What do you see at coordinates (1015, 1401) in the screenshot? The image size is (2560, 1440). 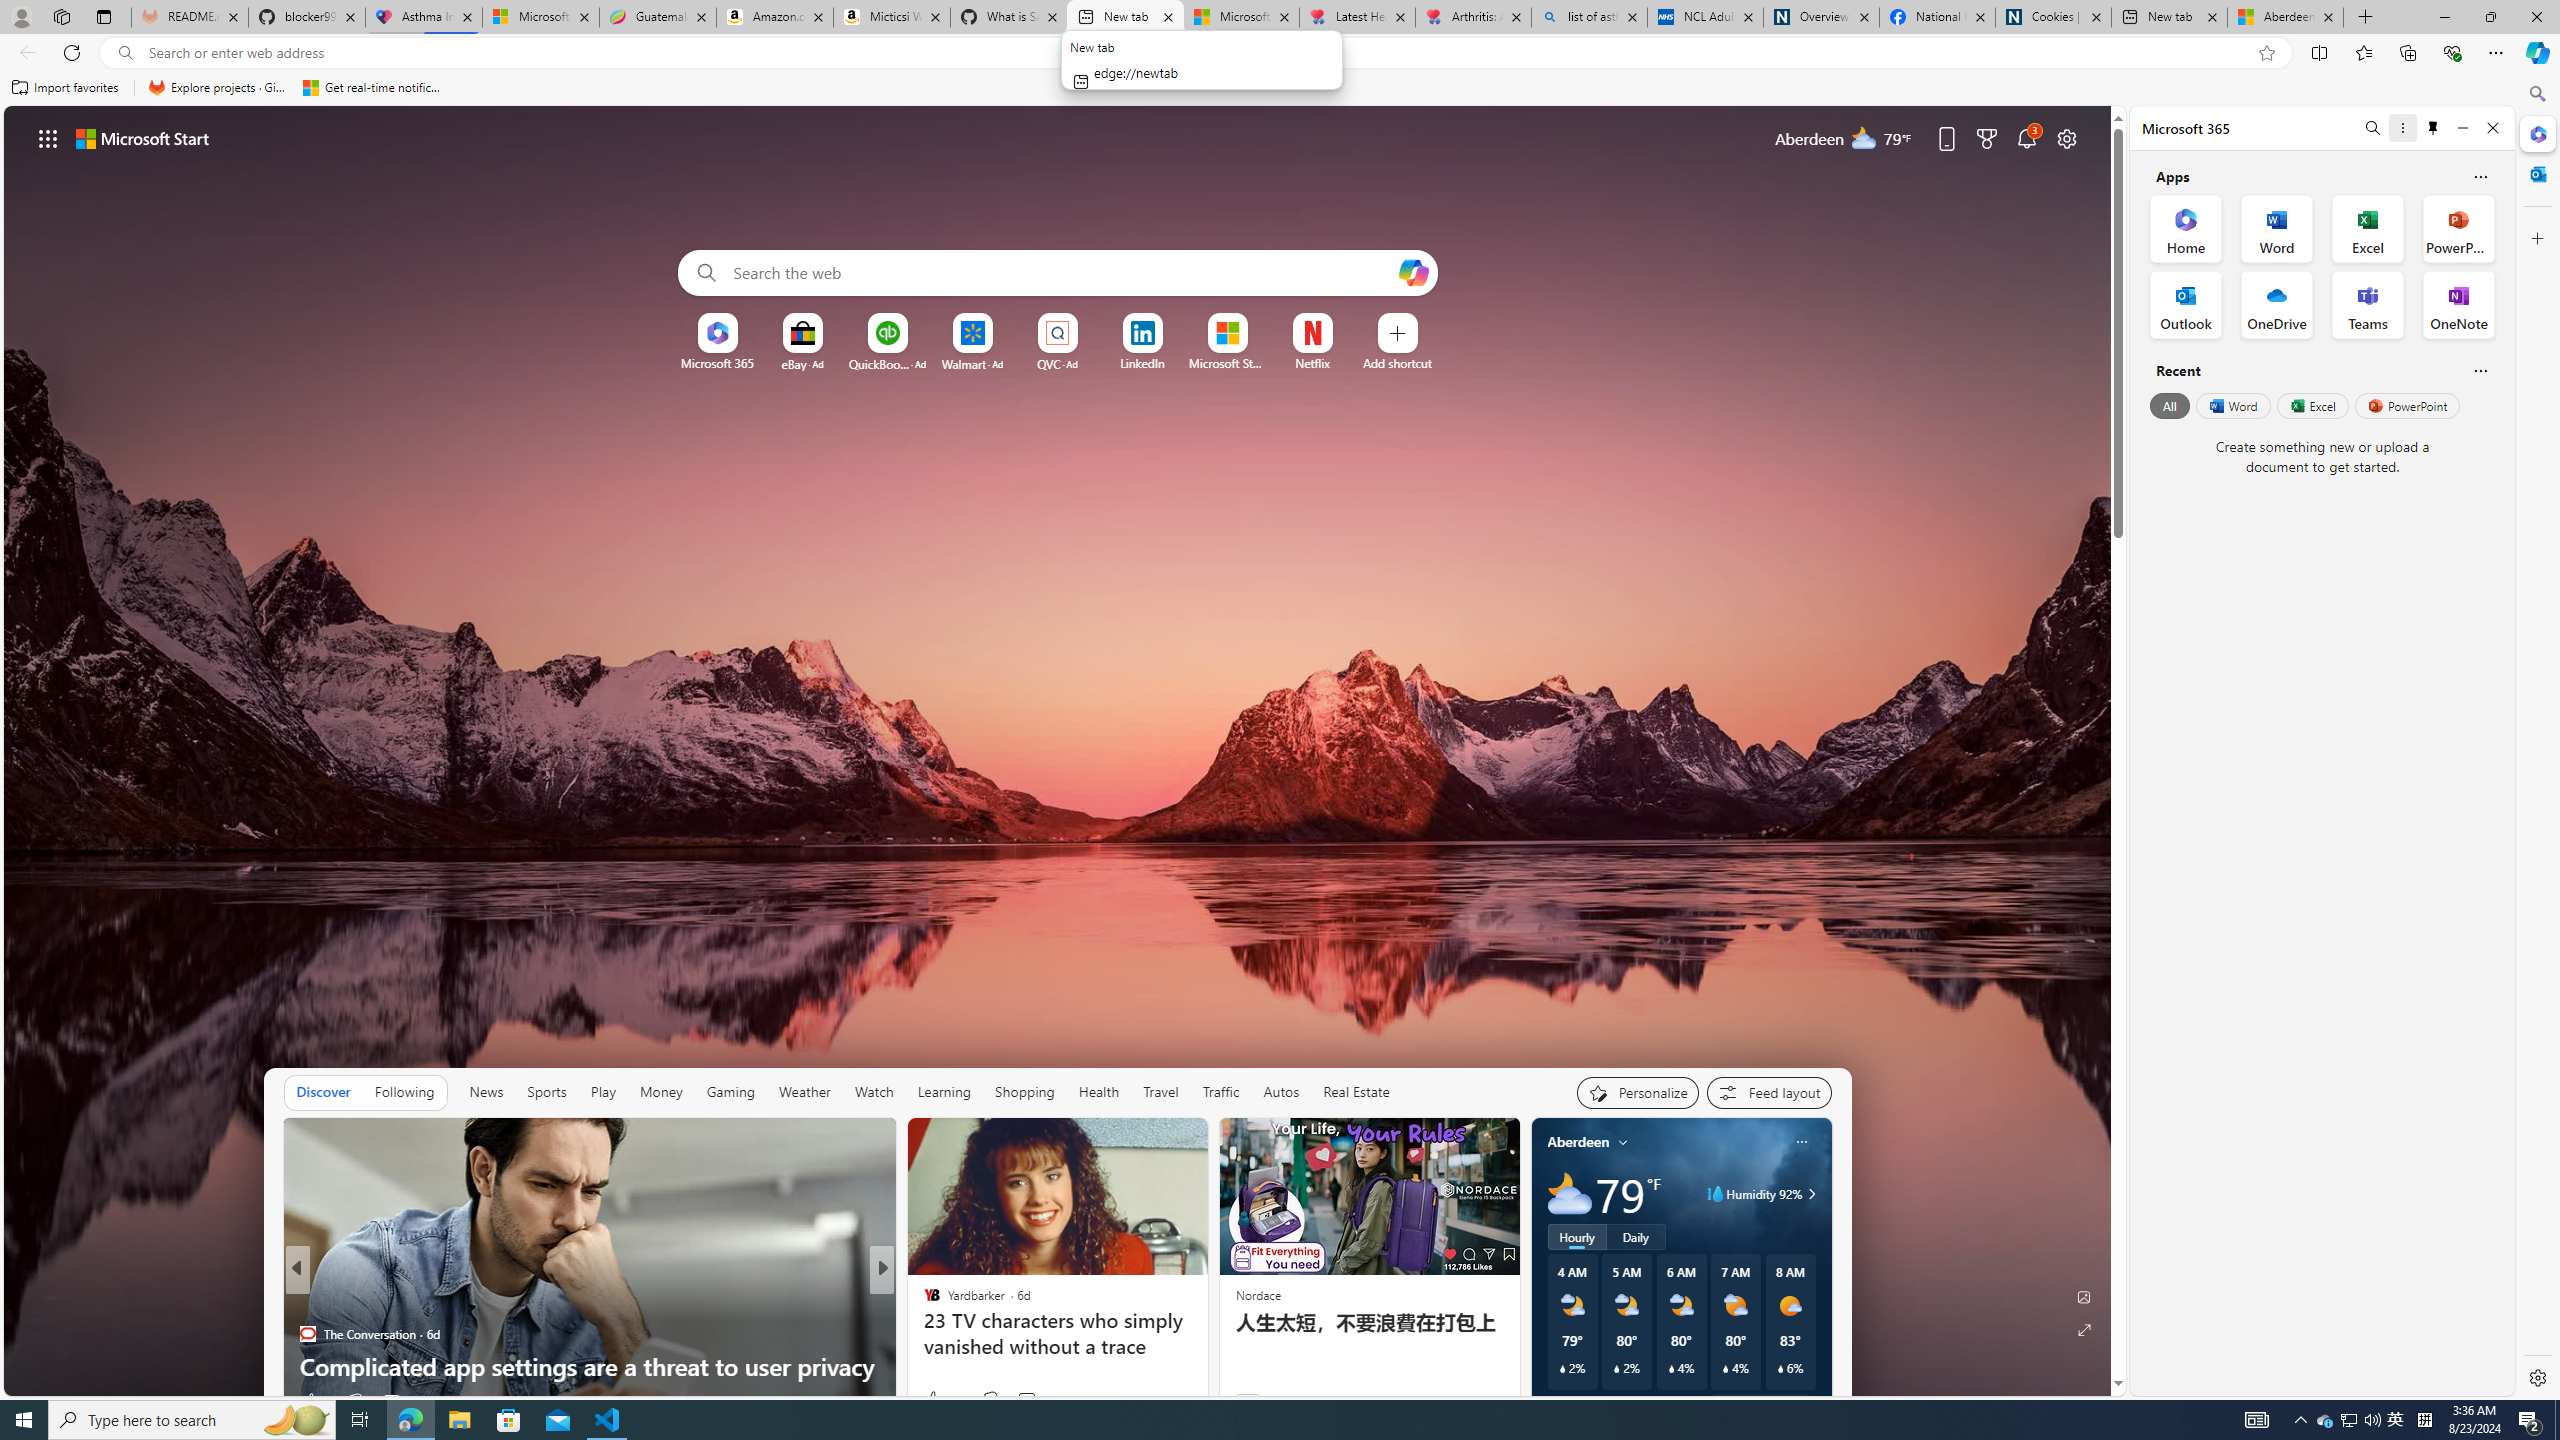 I see `'Start the conversation'` at bounding box center [1015, 1401].